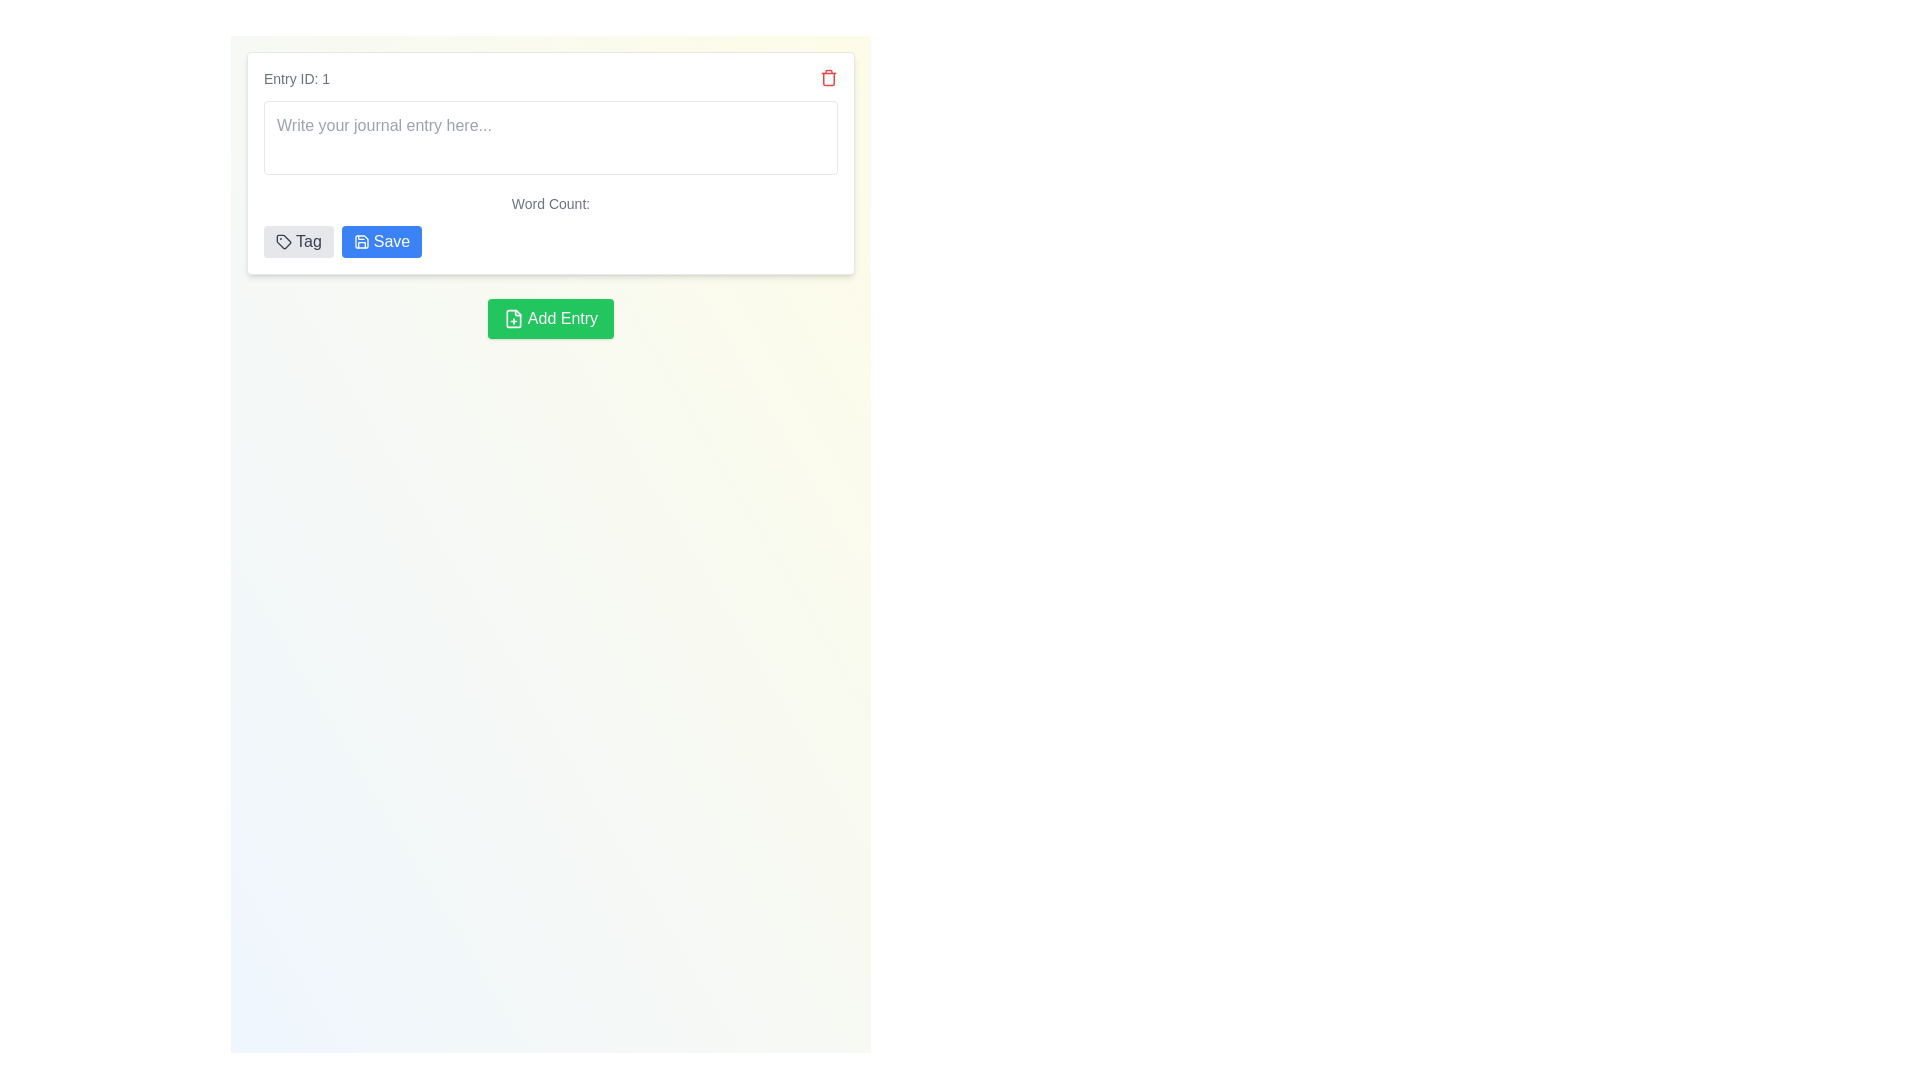 The image size is (1920, 1080). Describe the element at coordinates (297, 241) in the screenshot. I see `the rectangular button with a gray background and rounded corners labeled 'Tag'` at that location.